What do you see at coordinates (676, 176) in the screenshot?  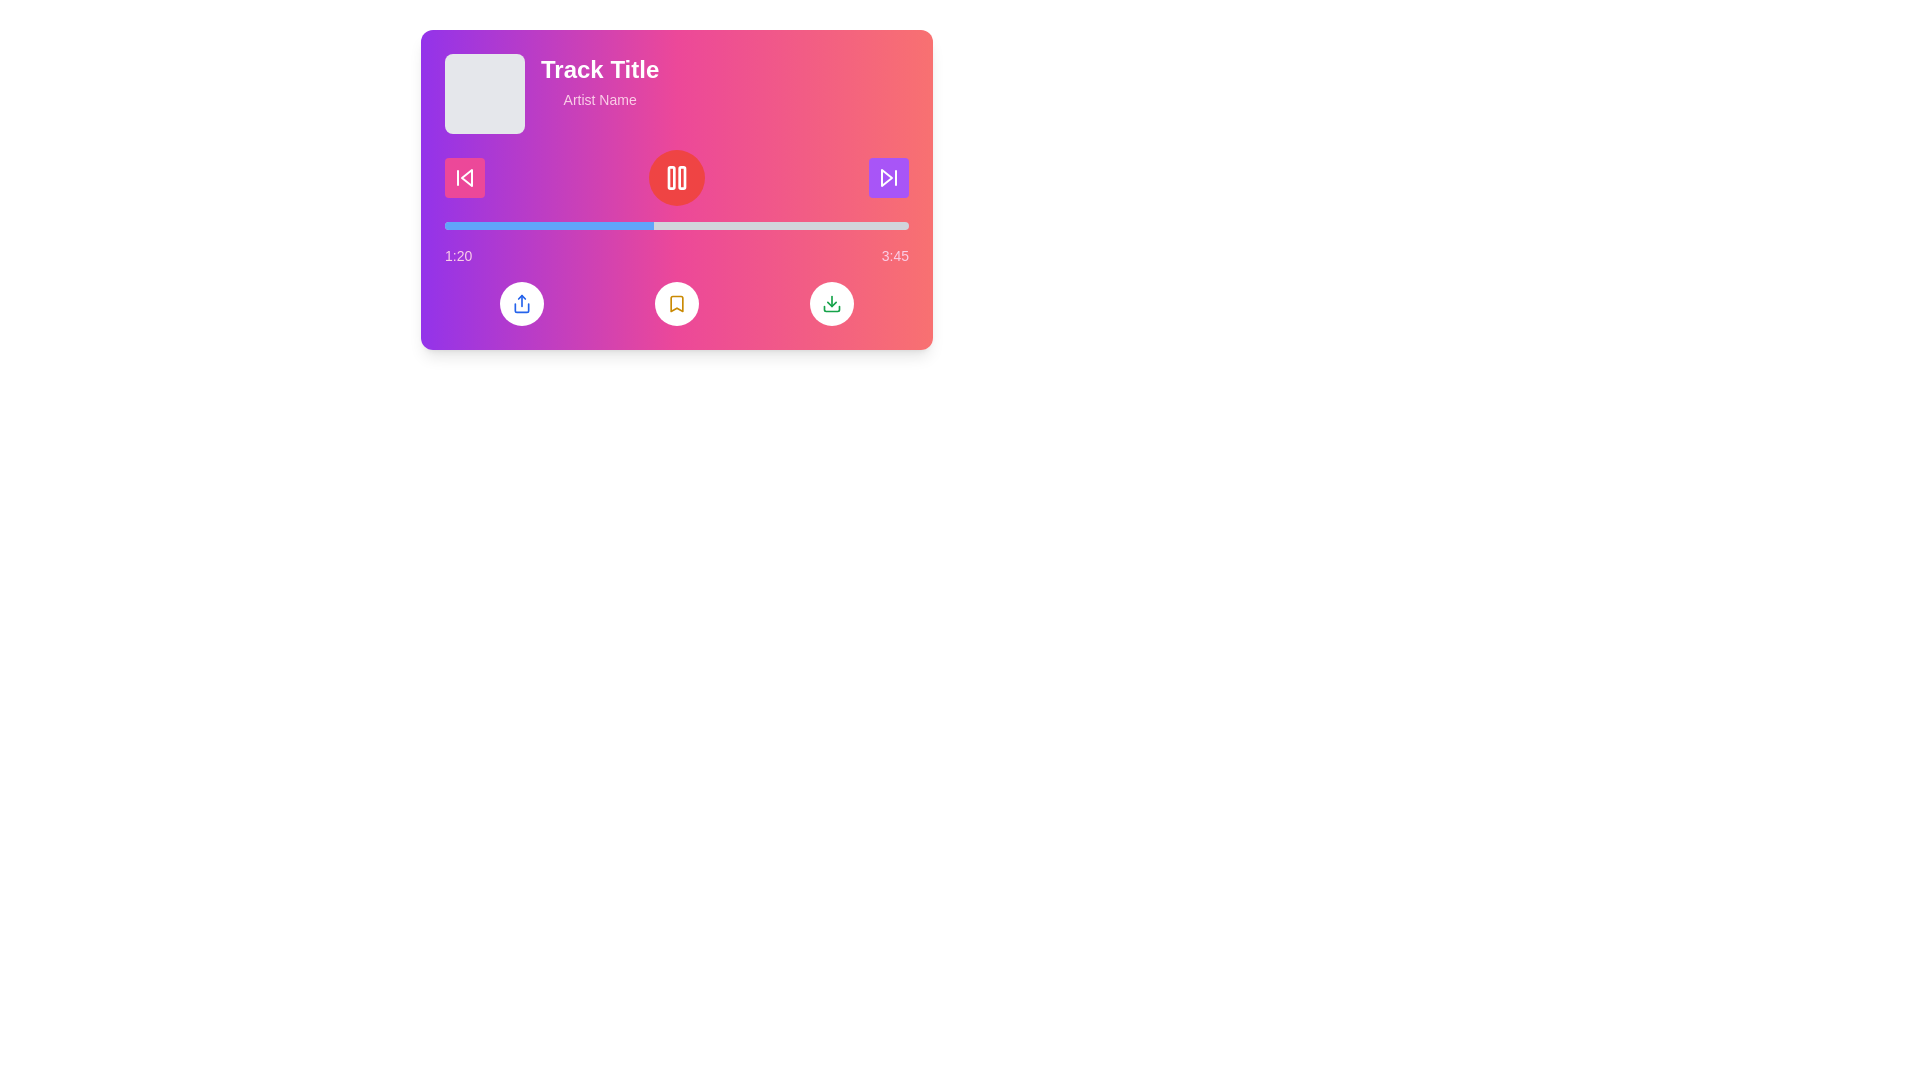 I see `the pause button in the media controls section` at bounding box center [676, 176].